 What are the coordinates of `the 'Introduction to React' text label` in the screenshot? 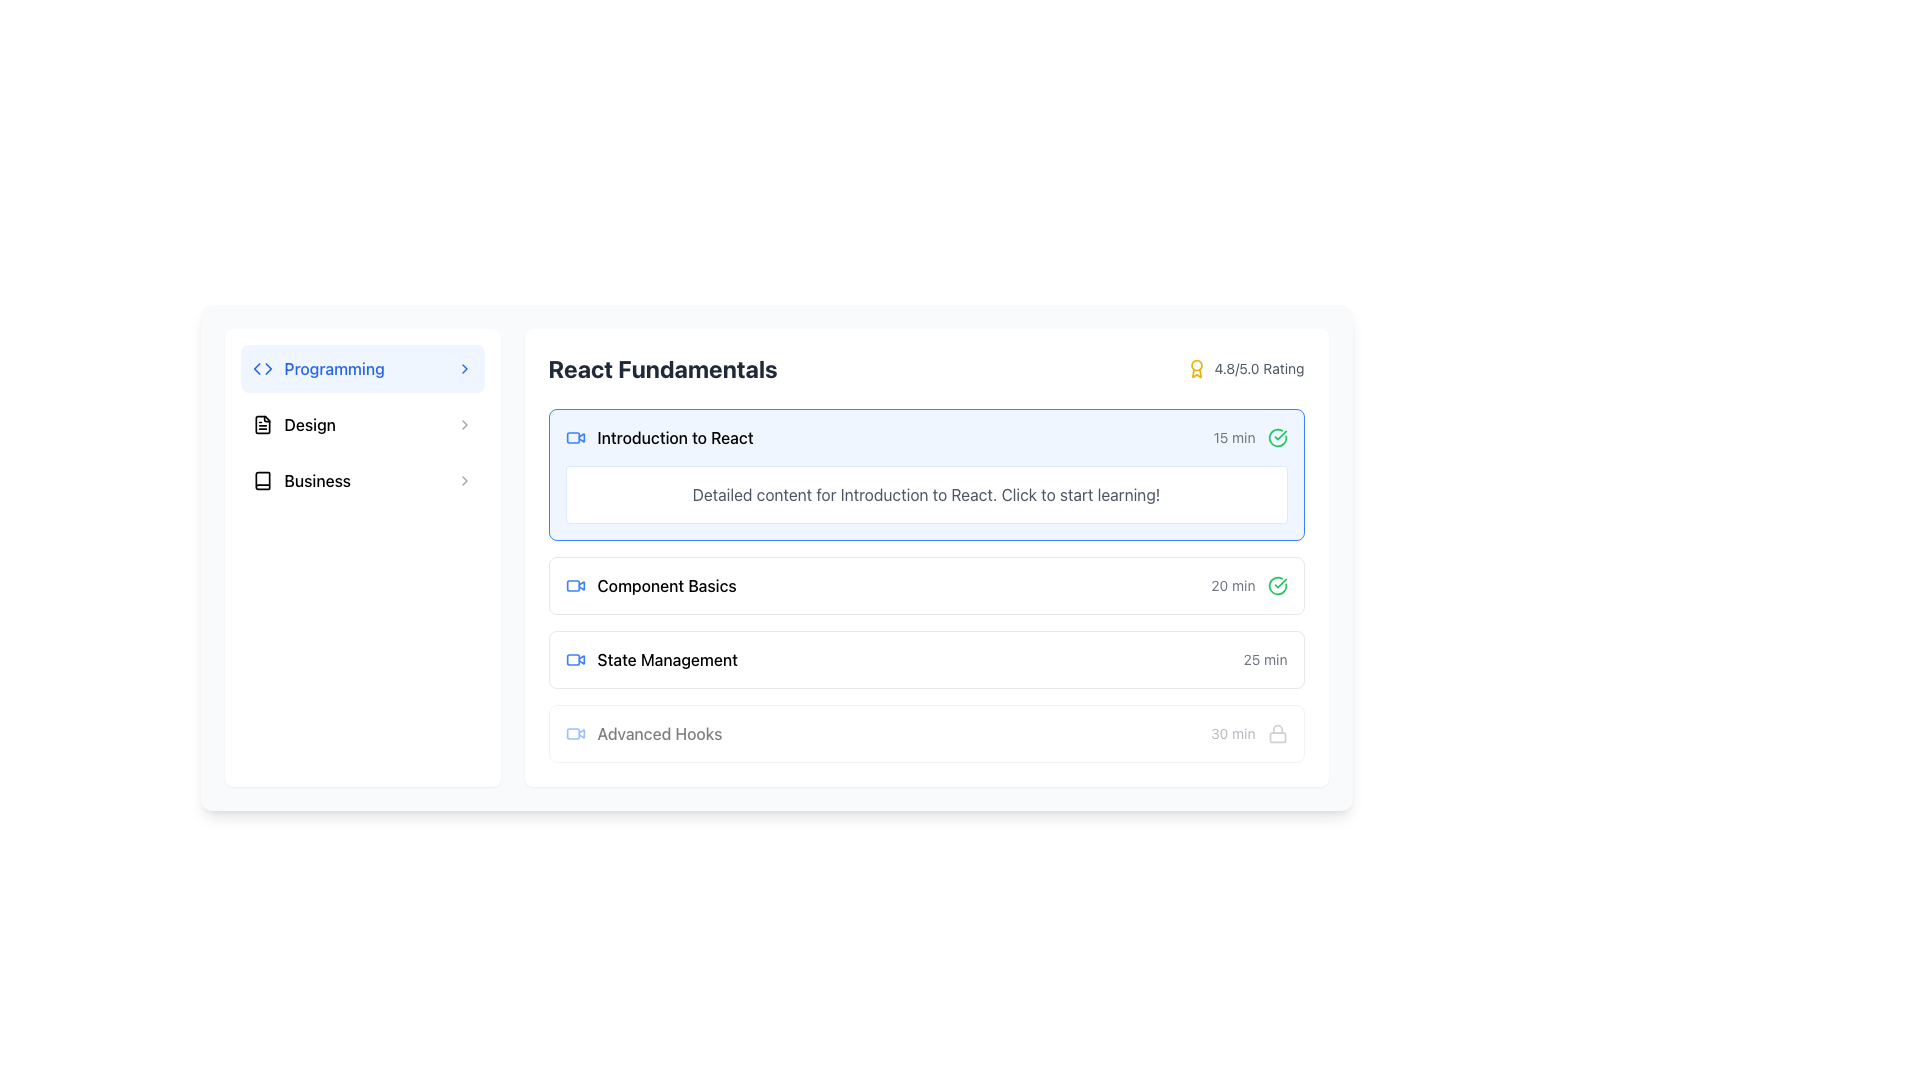 It's located at (675, 437).